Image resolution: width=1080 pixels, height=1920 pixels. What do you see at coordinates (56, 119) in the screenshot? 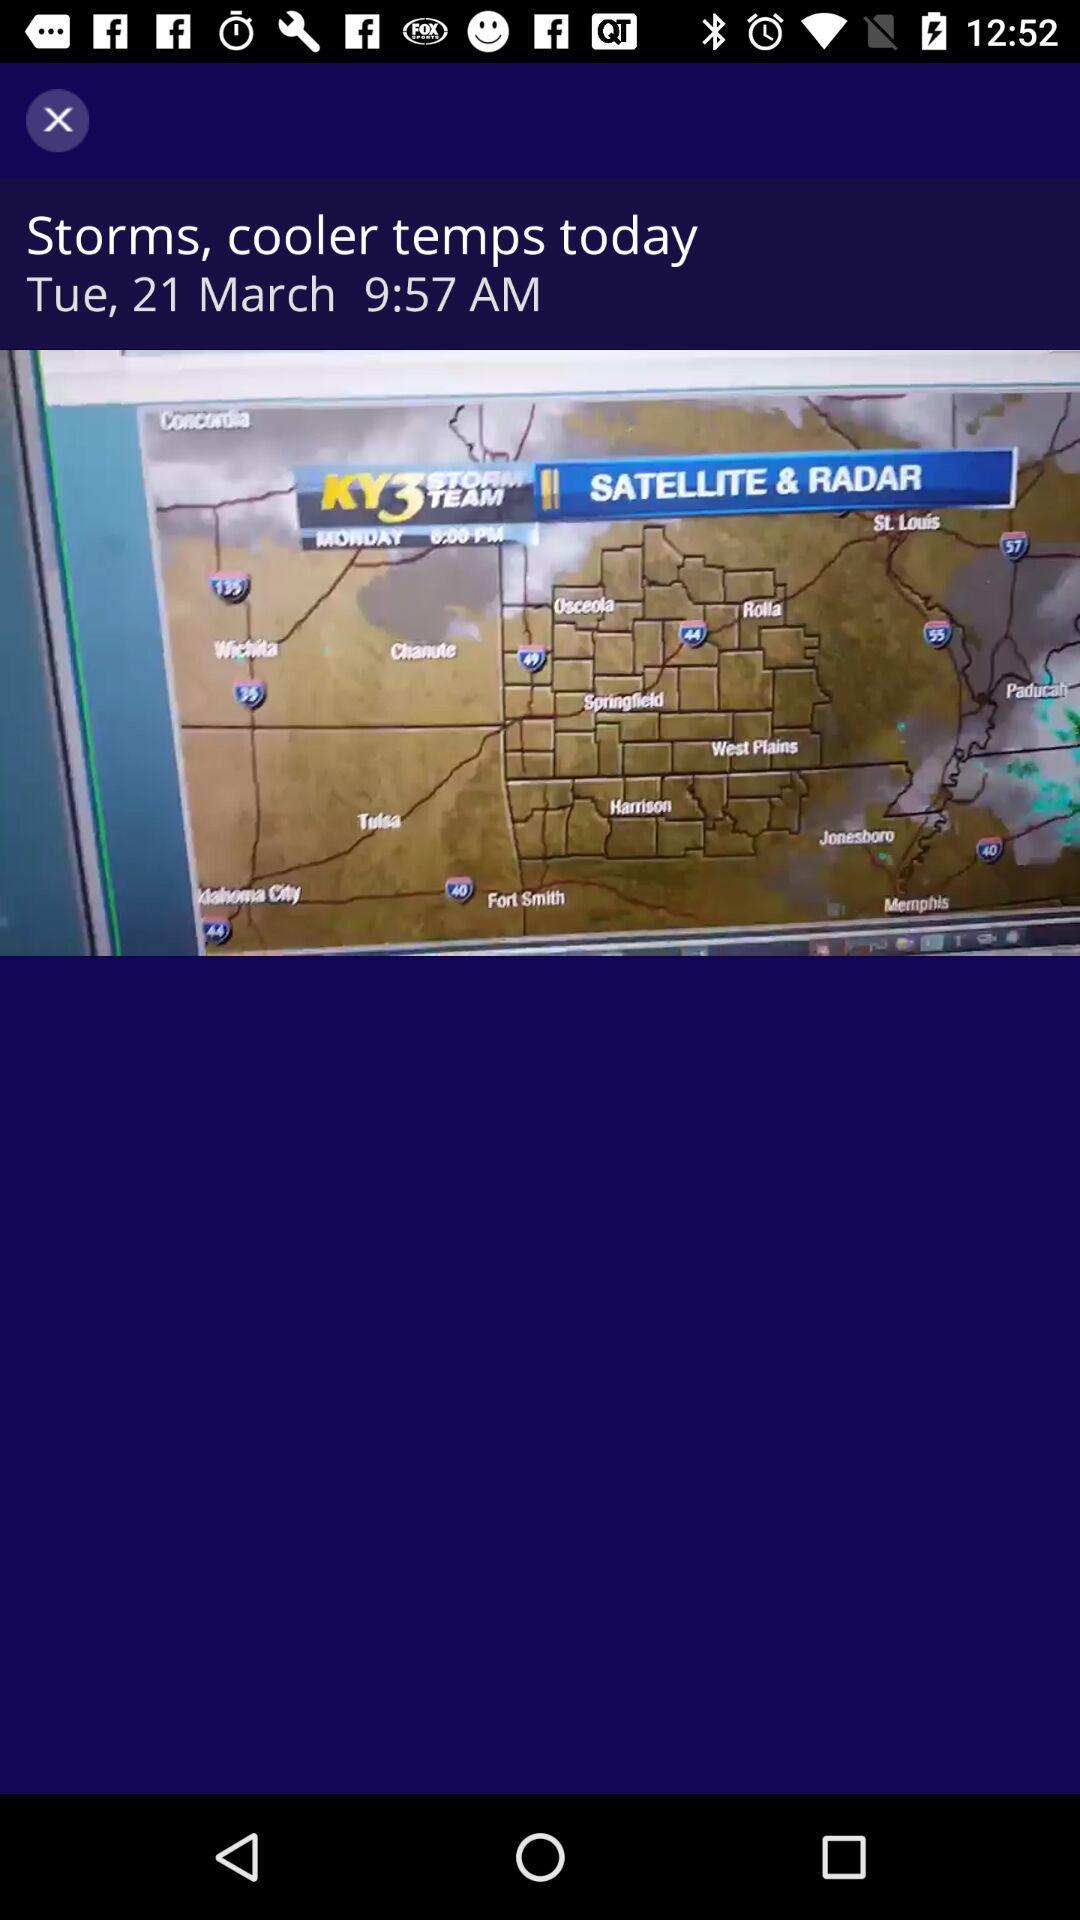
I see `the close icon` at bounding box center [56, 119].